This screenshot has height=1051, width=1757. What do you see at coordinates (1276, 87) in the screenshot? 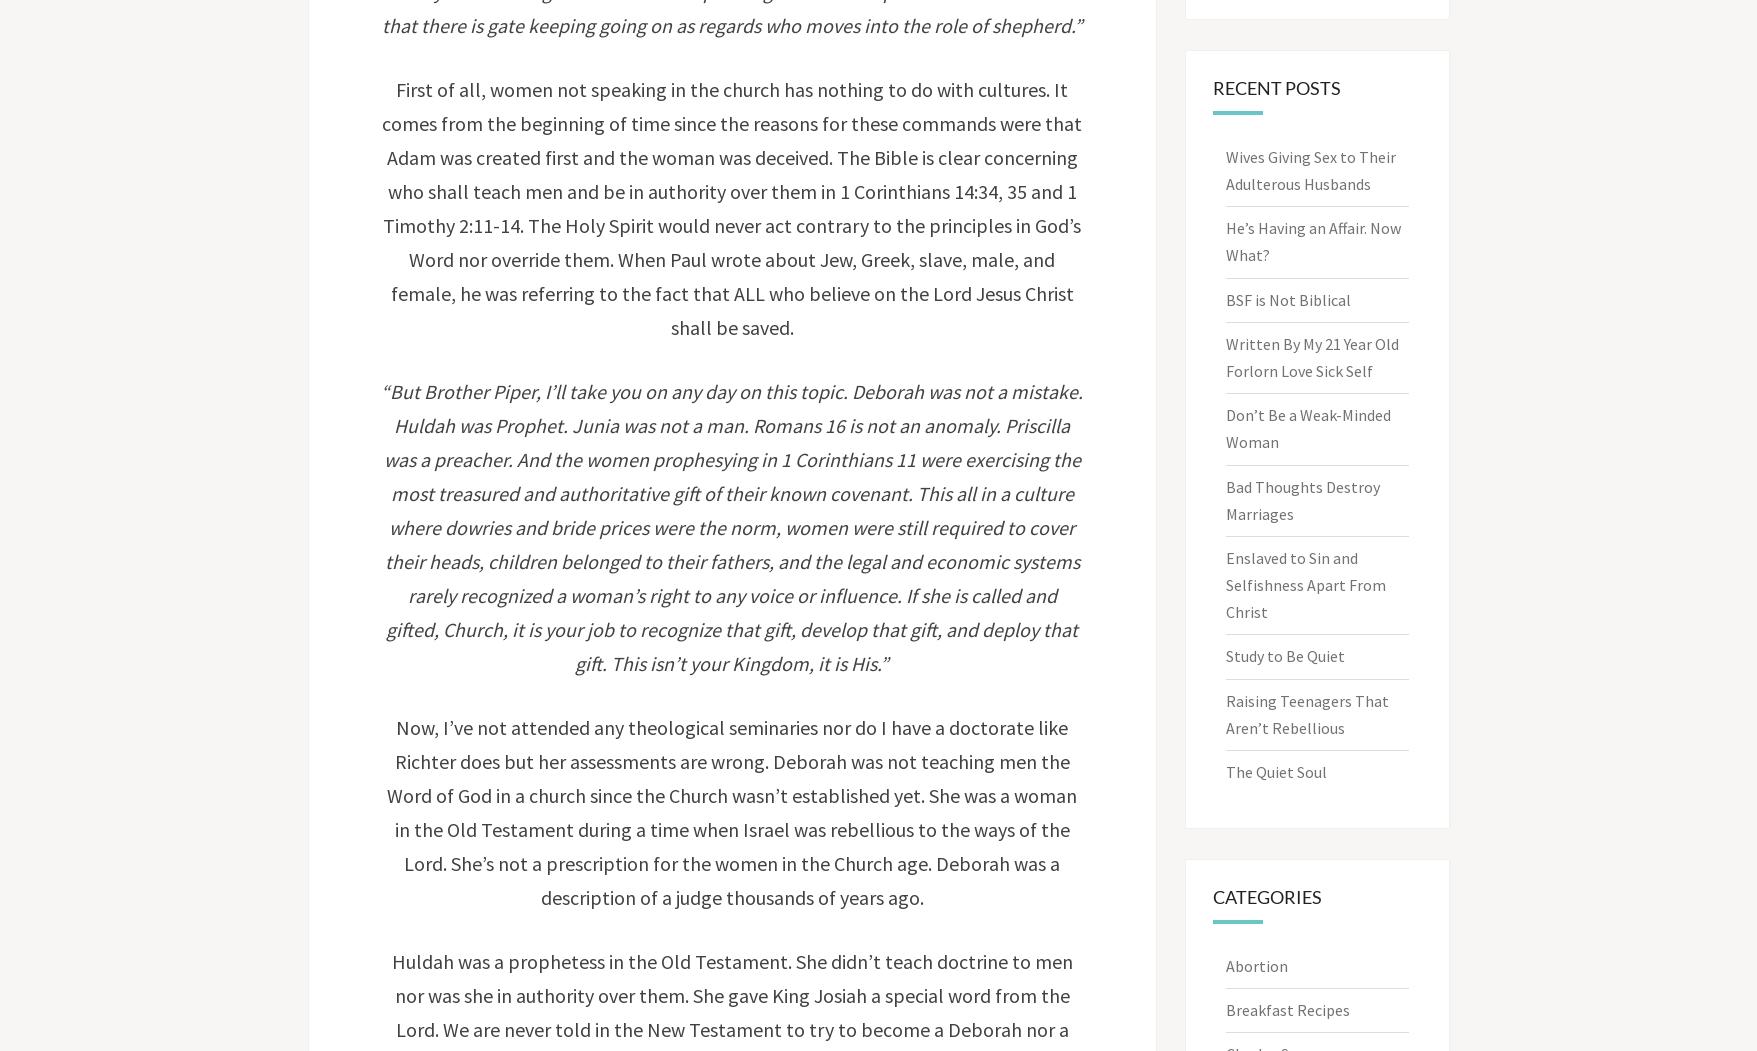
I see `'Recent Posts'` at bounding box center [1276, 87].